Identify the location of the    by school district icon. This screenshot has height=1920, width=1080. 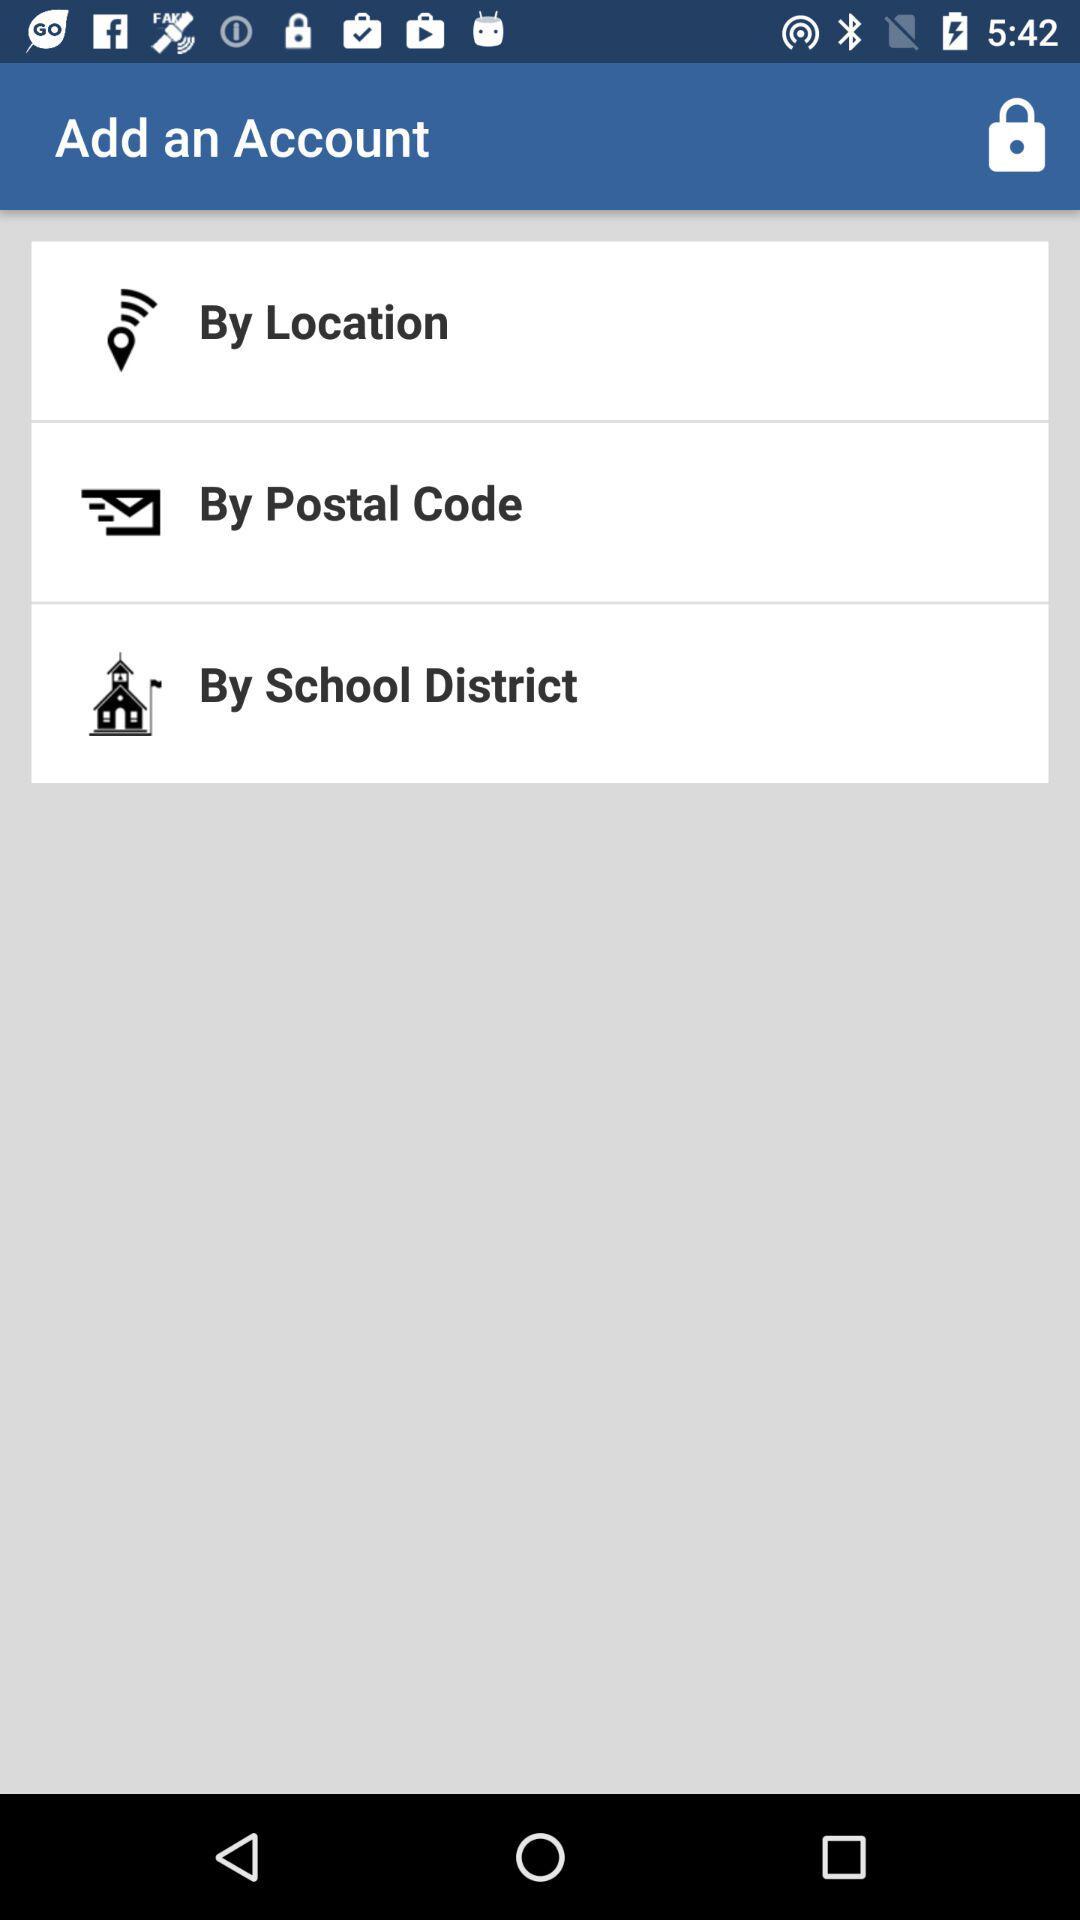
(540, 693).